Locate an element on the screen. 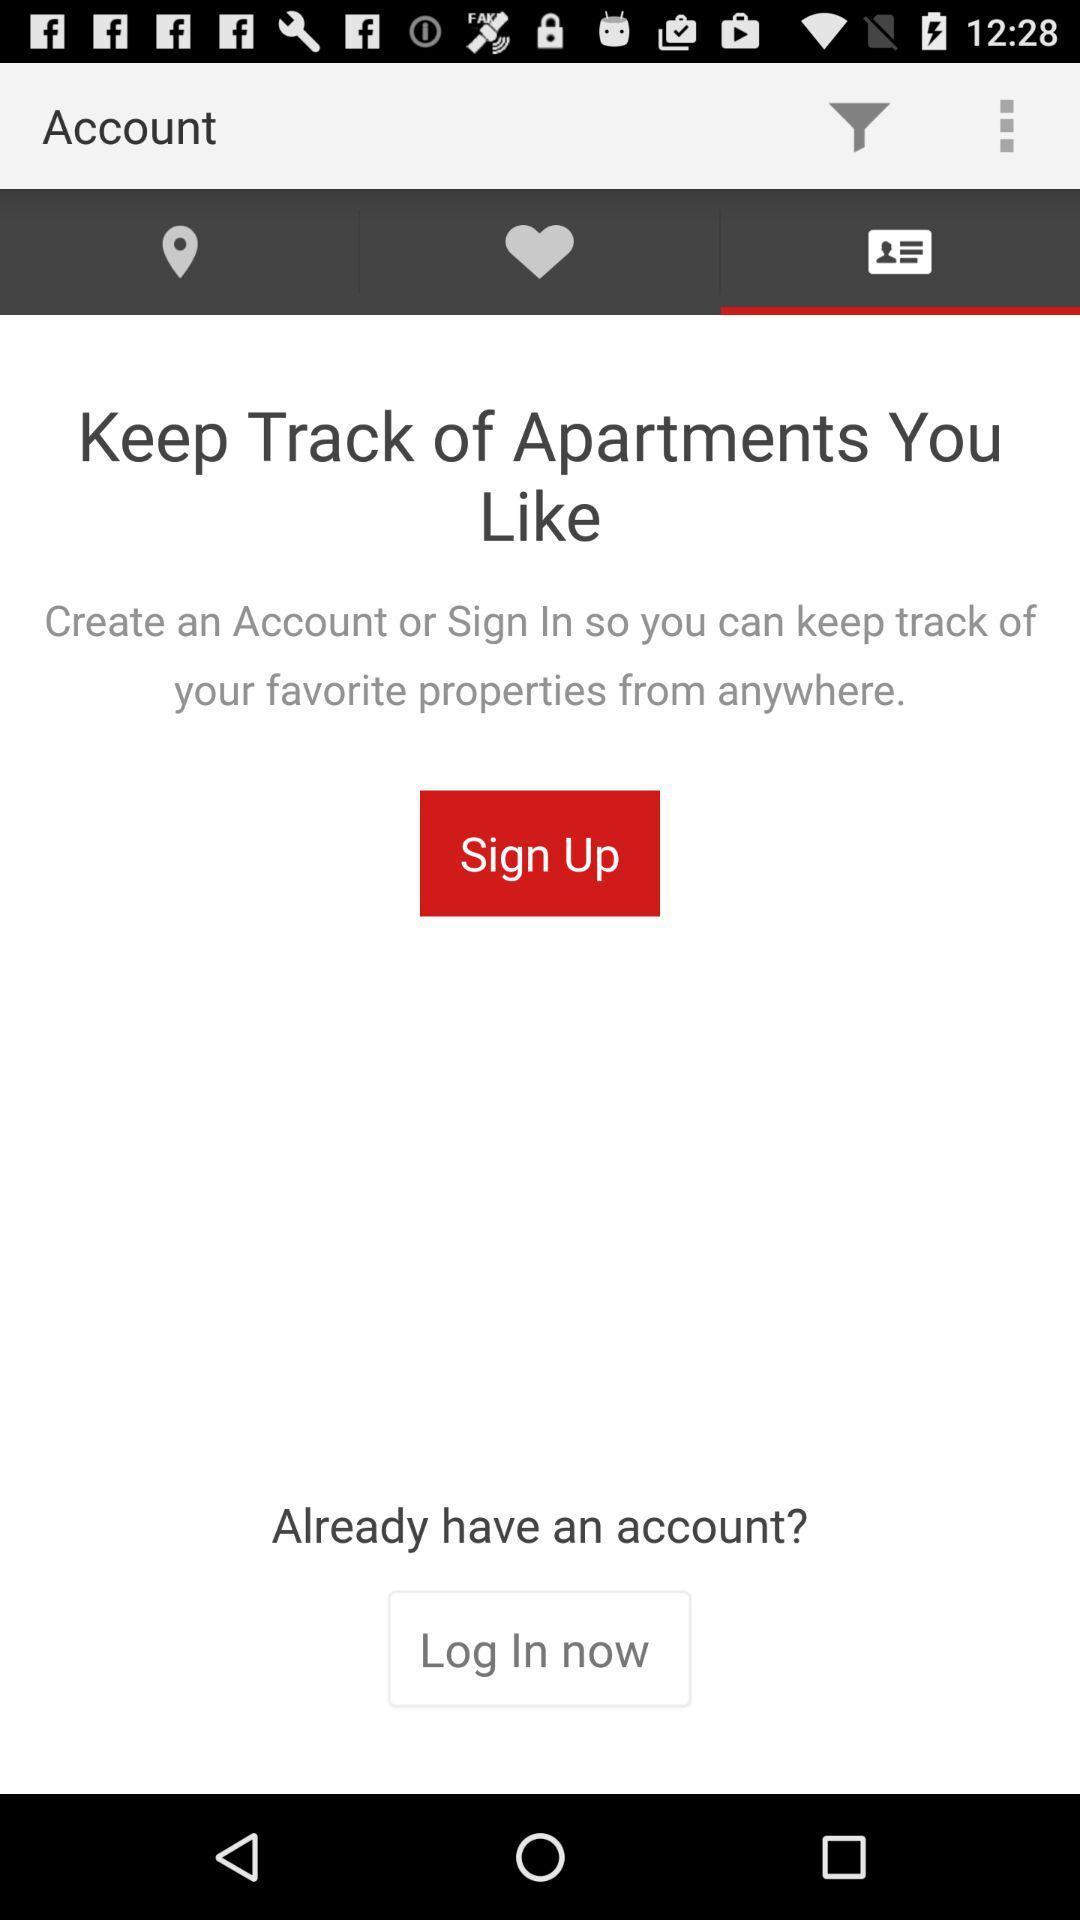 The height and width of the screenshot is (1920, 1080). the sign up icon is located at coordinates (540, 853).